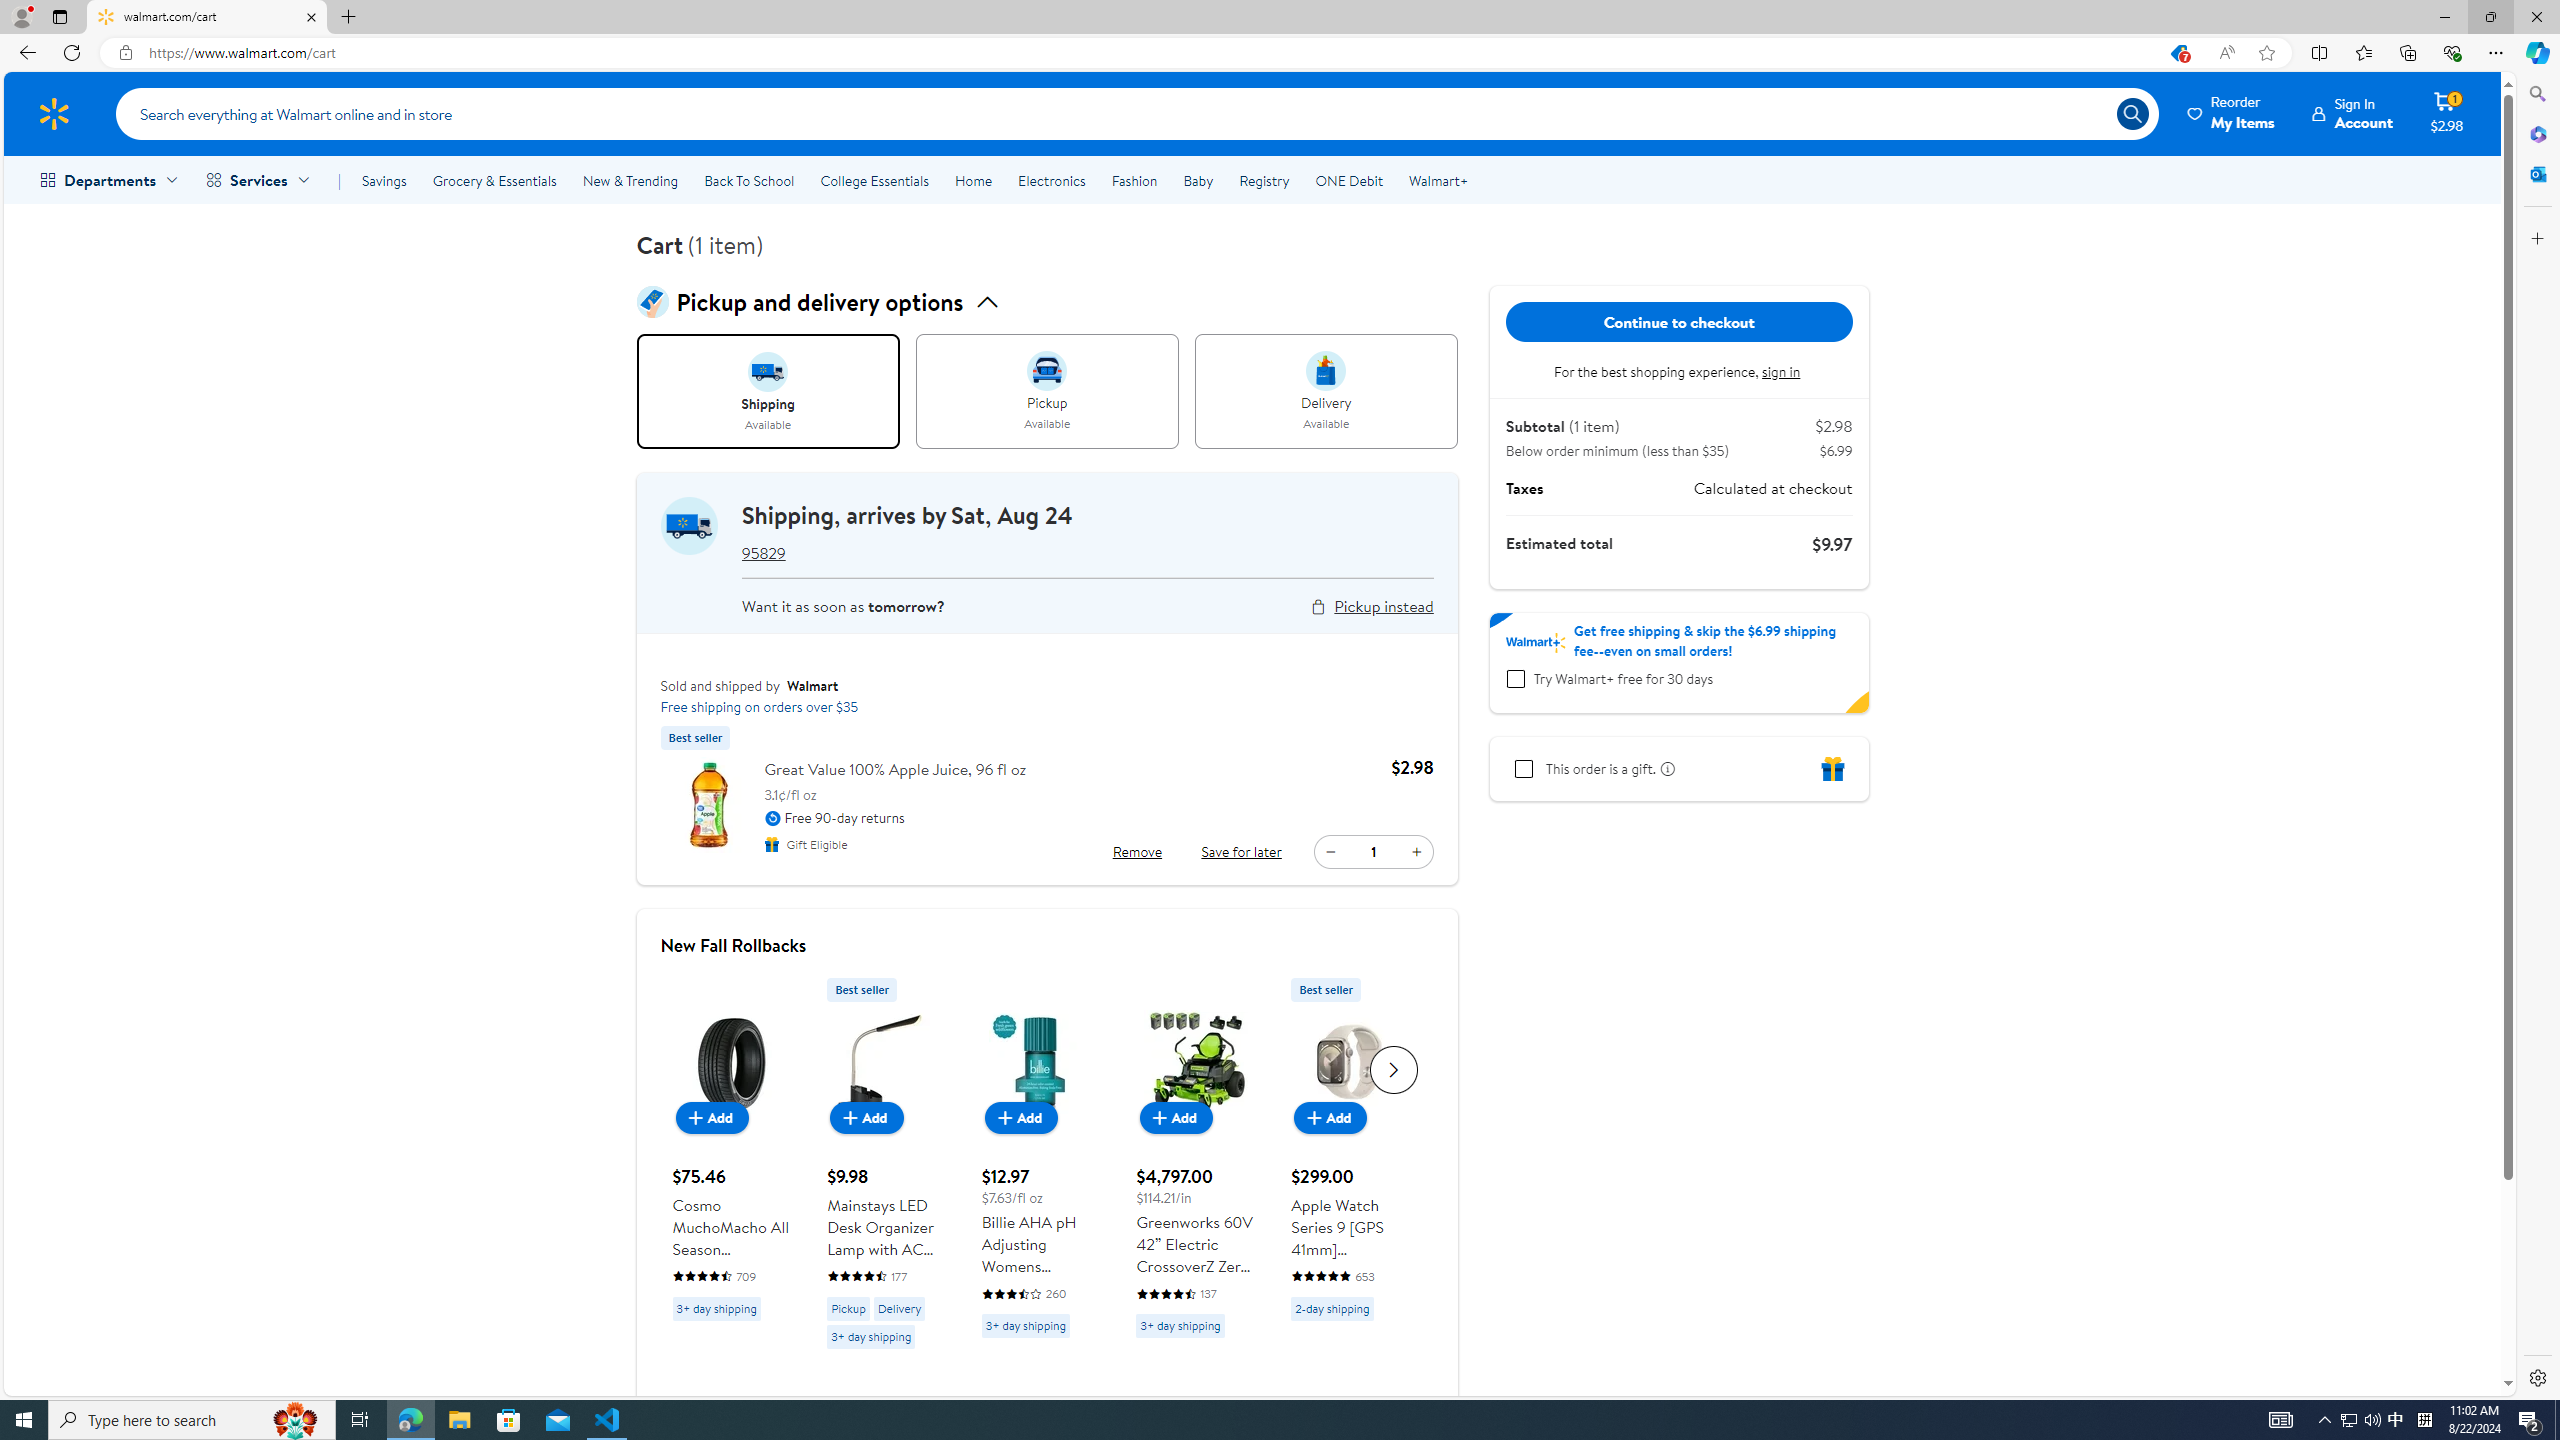 The image size is (2560, 1440). I want to click on 'Grocery & Essentials', so click(493, 180).